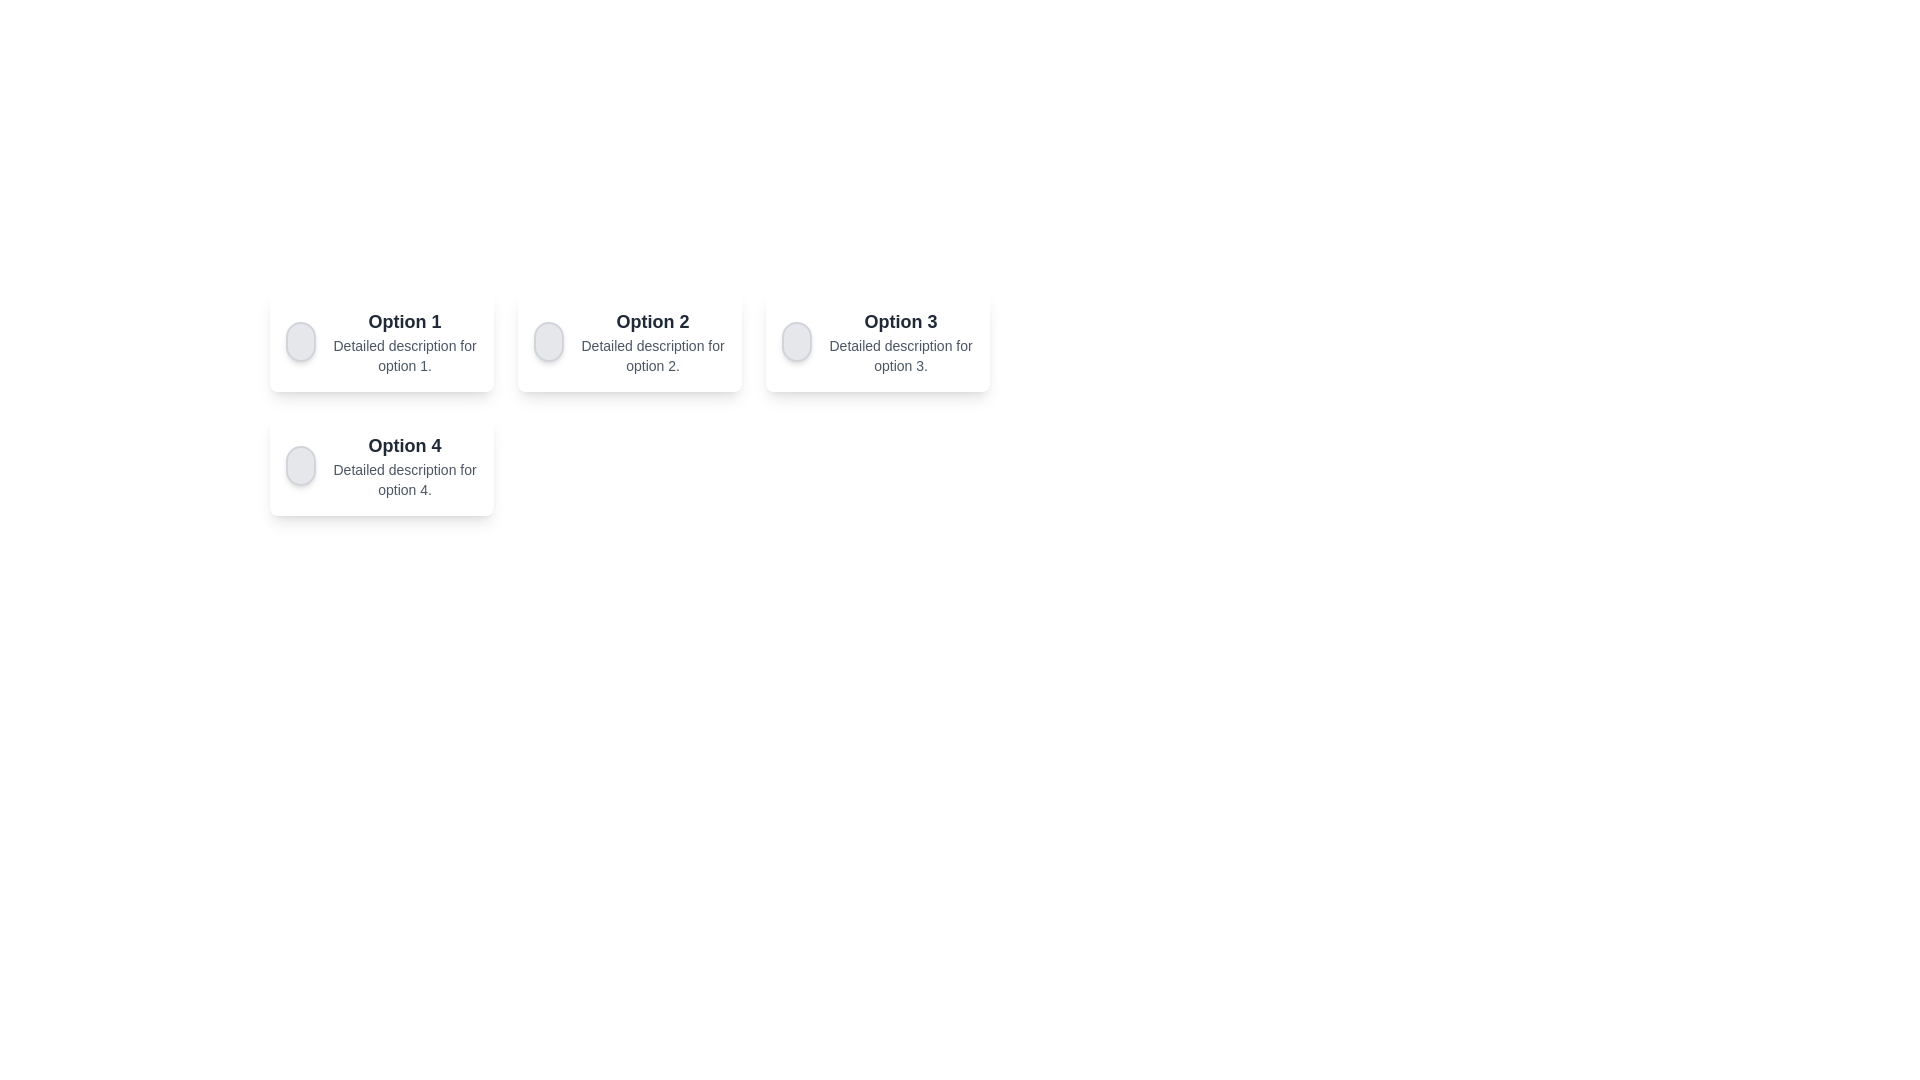  Describe the element at coordinates (404, 479) in the screenshot. I see `the static text label providing additional information about 'Option 4' located underneath the title 'Option 4' in the bottom-left quadrant of the layout` at that location.